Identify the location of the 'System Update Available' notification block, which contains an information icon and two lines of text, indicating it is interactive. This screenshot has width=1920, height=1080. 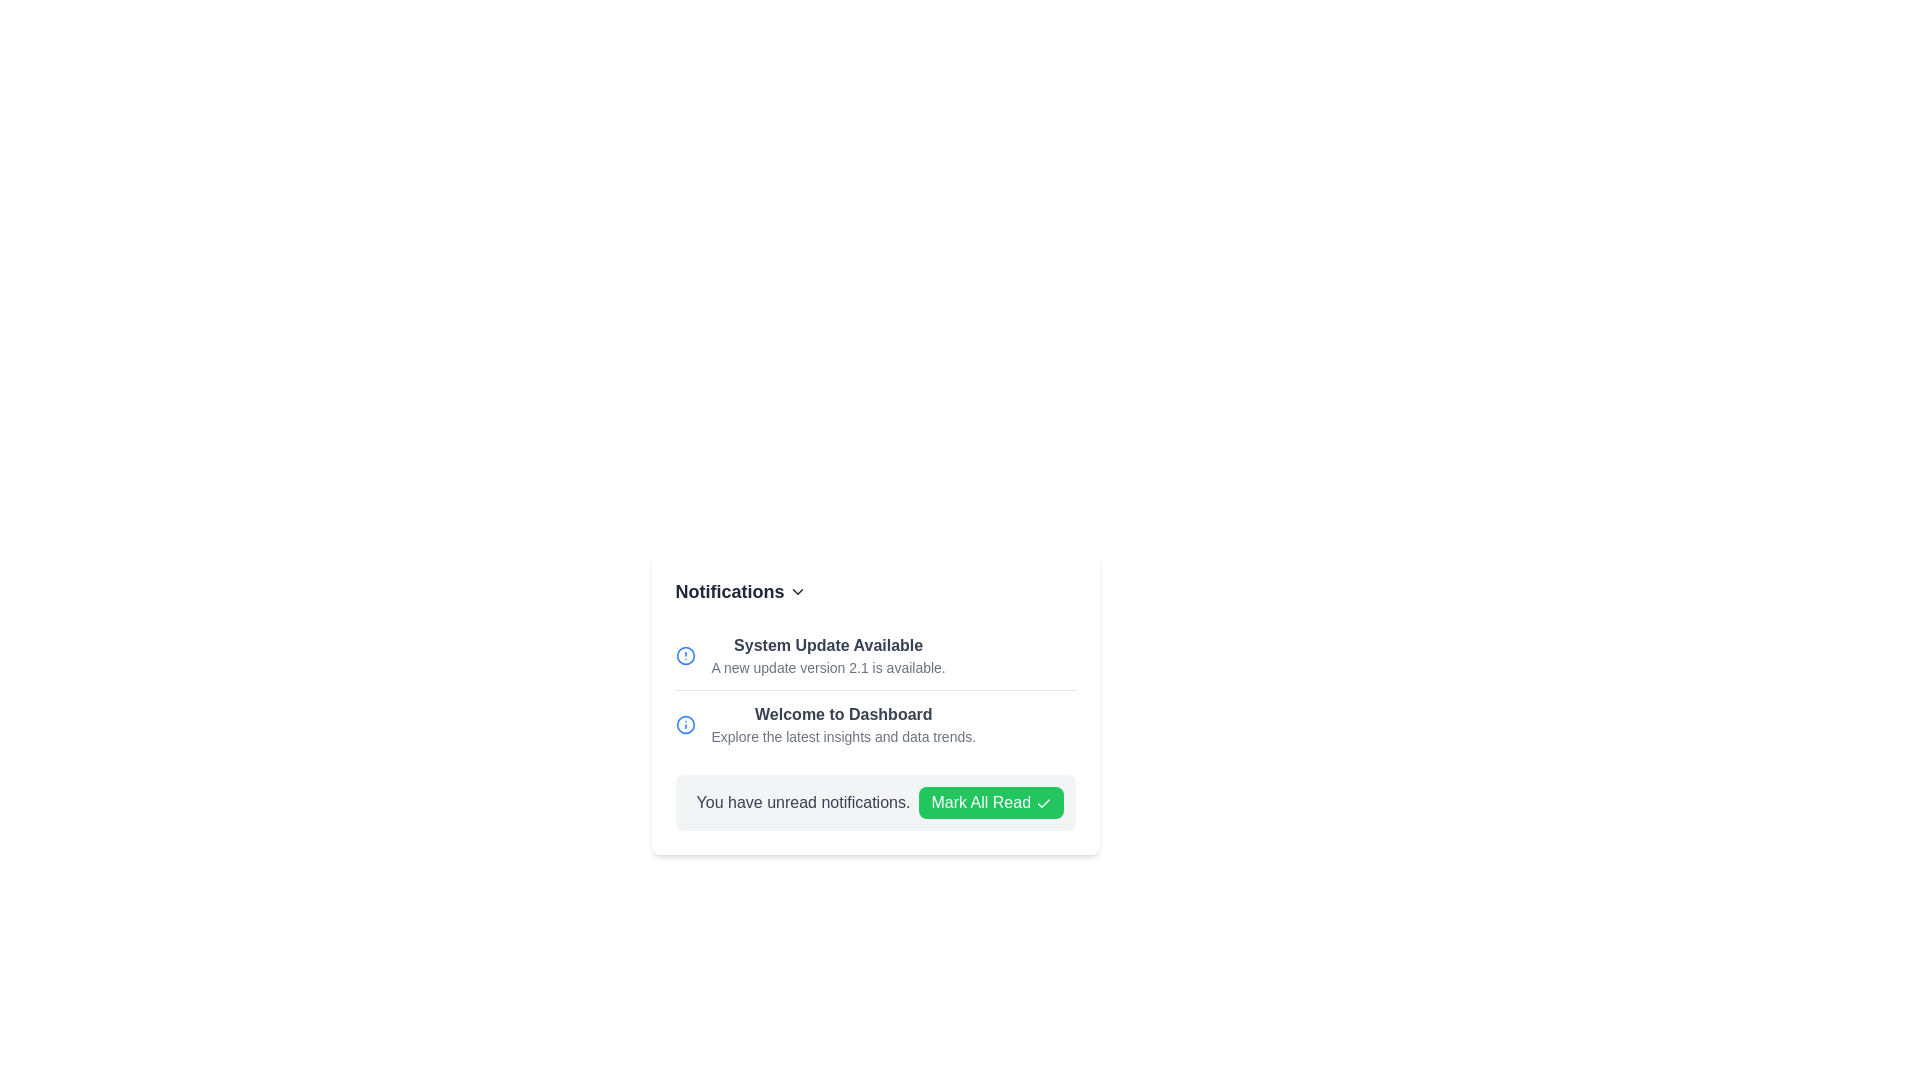
(875, 655).